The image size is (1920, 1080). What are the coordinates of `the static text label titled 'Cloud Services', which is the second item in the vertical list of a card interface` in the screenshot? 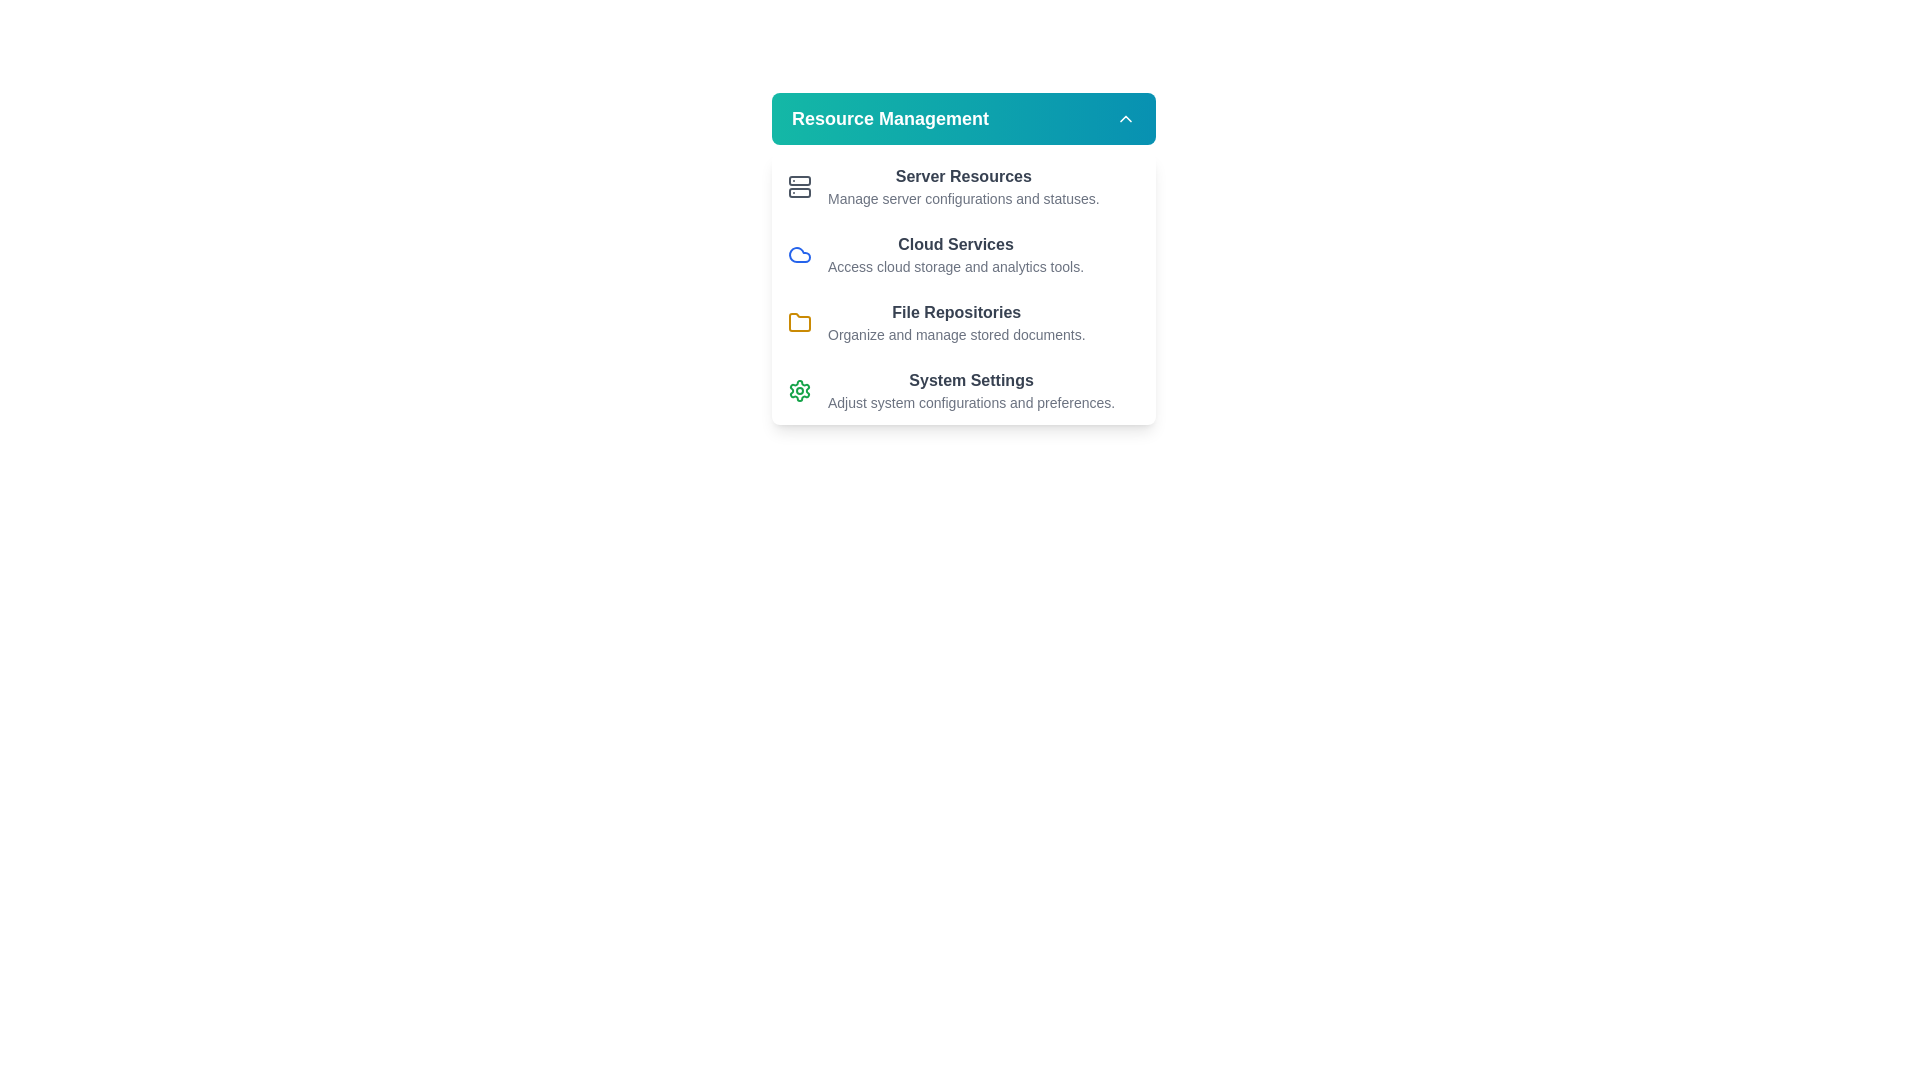 It's located at (954, 244).